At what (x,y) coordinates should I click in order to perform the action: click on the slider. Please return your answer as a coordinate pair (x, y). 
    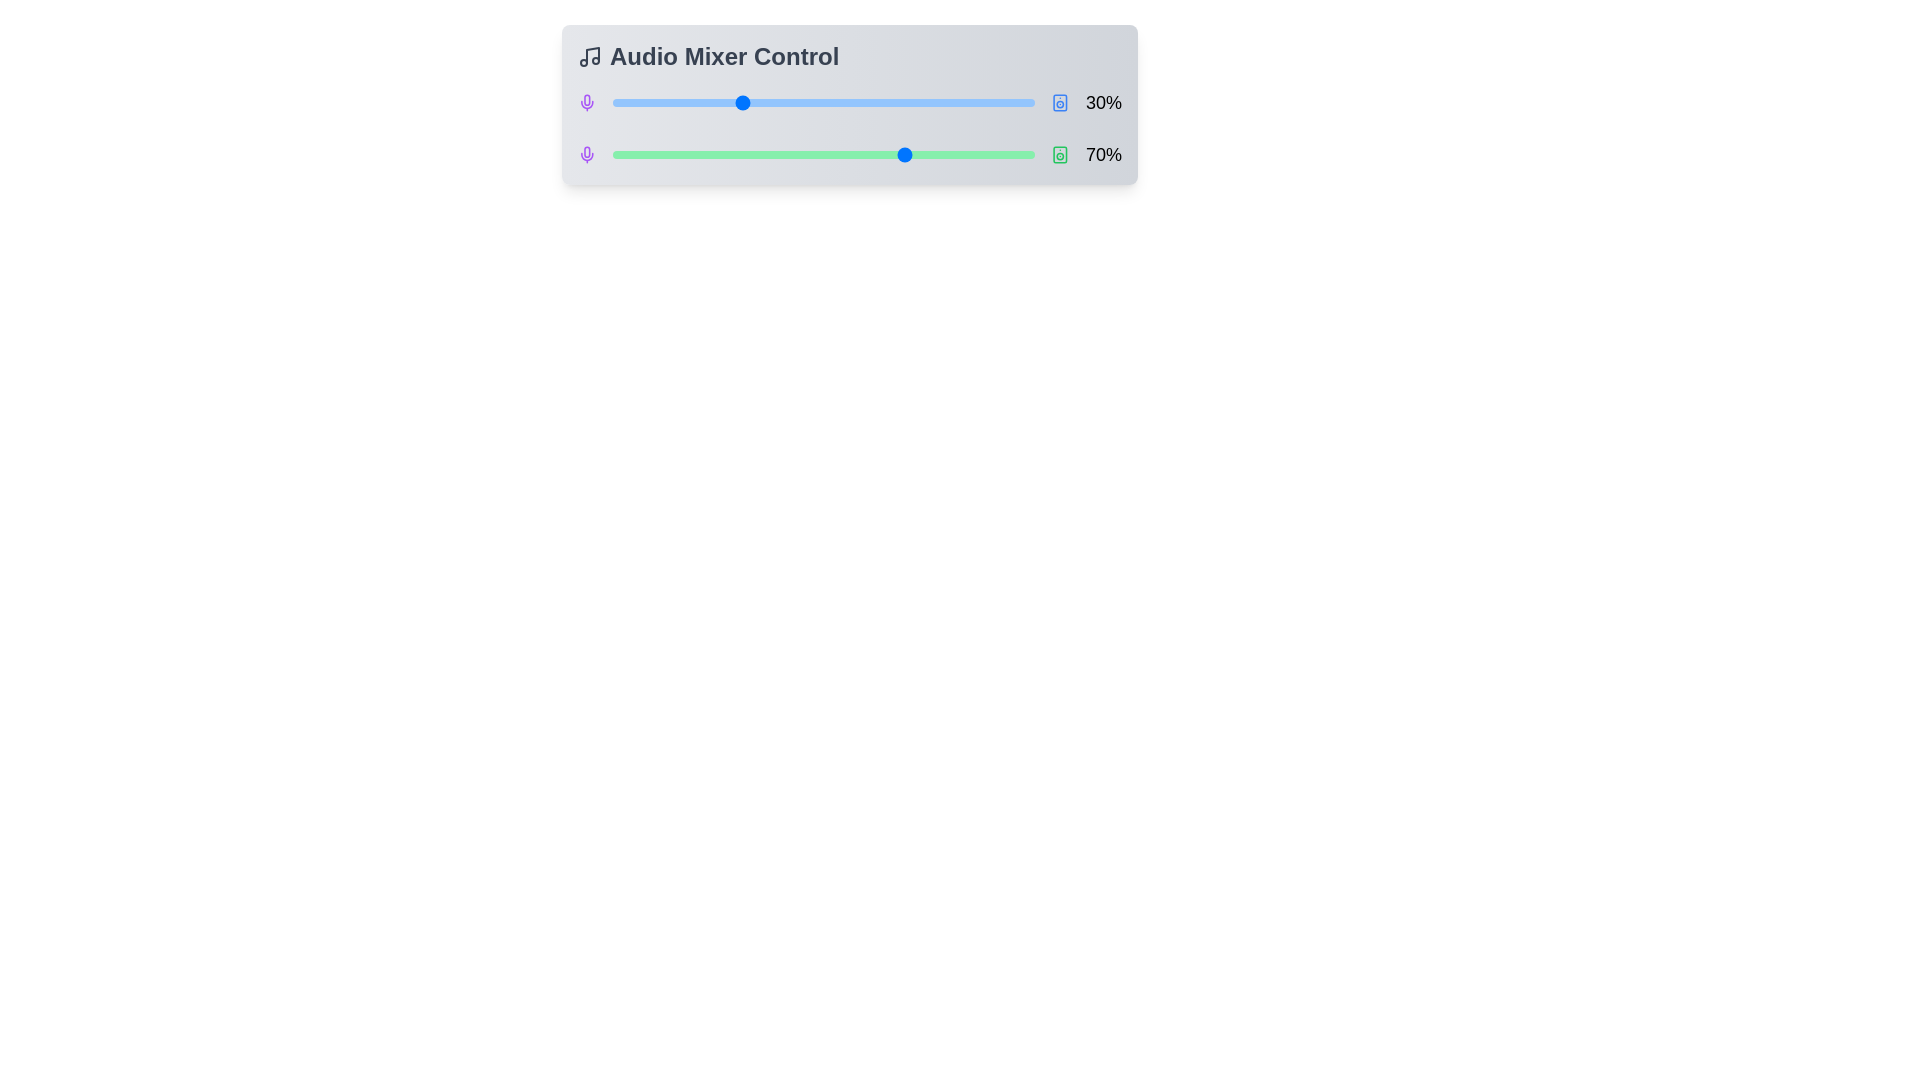
    Looking at the image, I should click on (870, 103).